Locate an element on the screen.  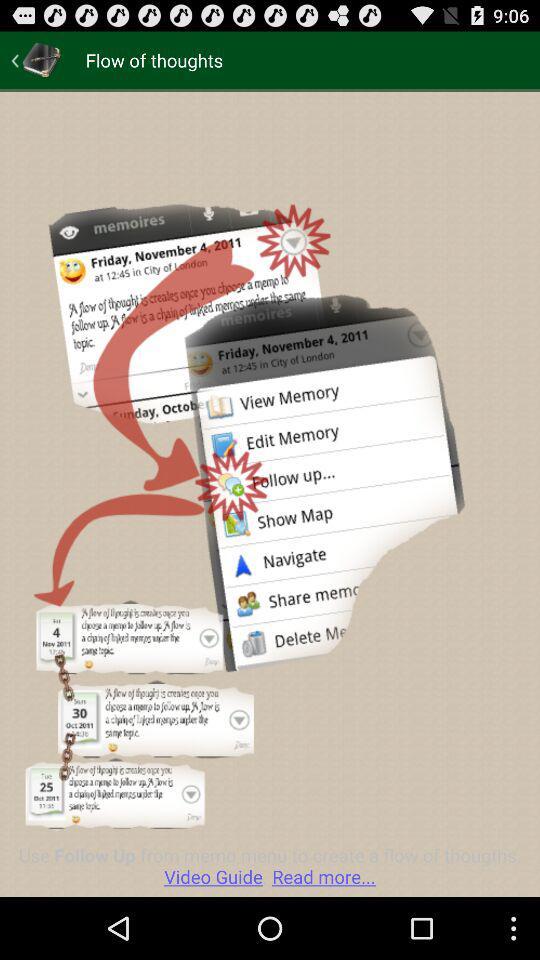
item next to flow of thoughts app is located at coordinates (36, 59).